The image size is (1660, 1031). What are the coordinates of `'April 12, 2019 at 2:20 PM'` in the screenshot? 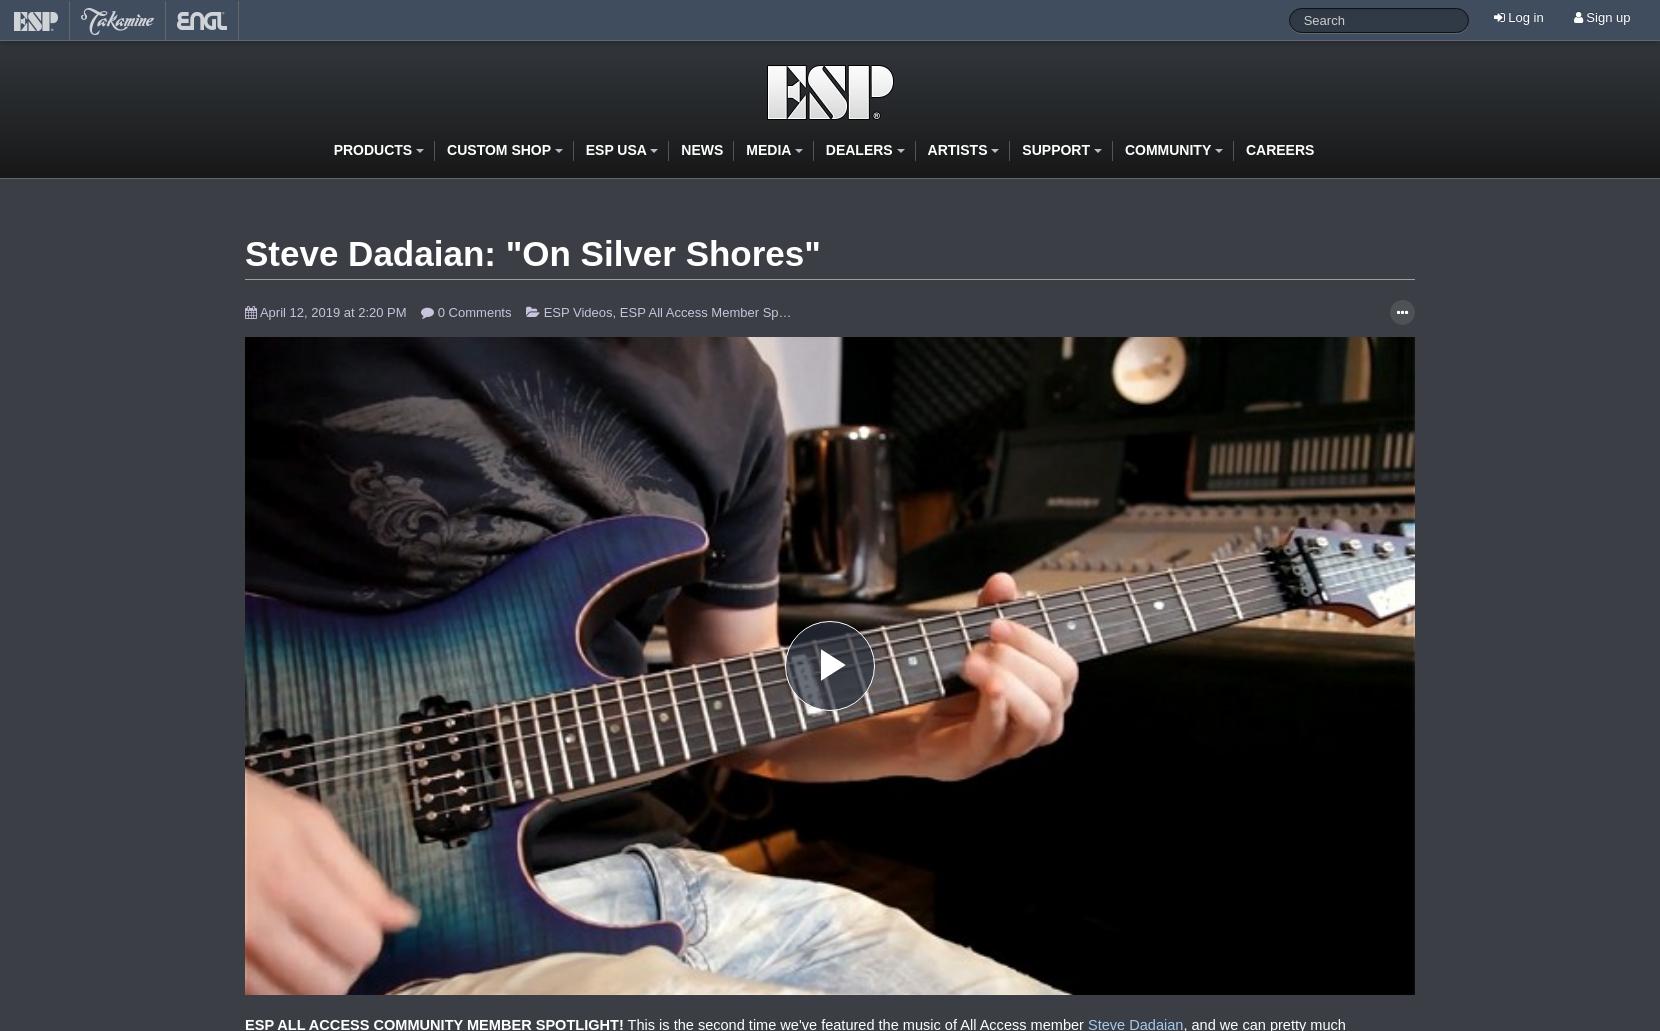 It's located at (257, 310).